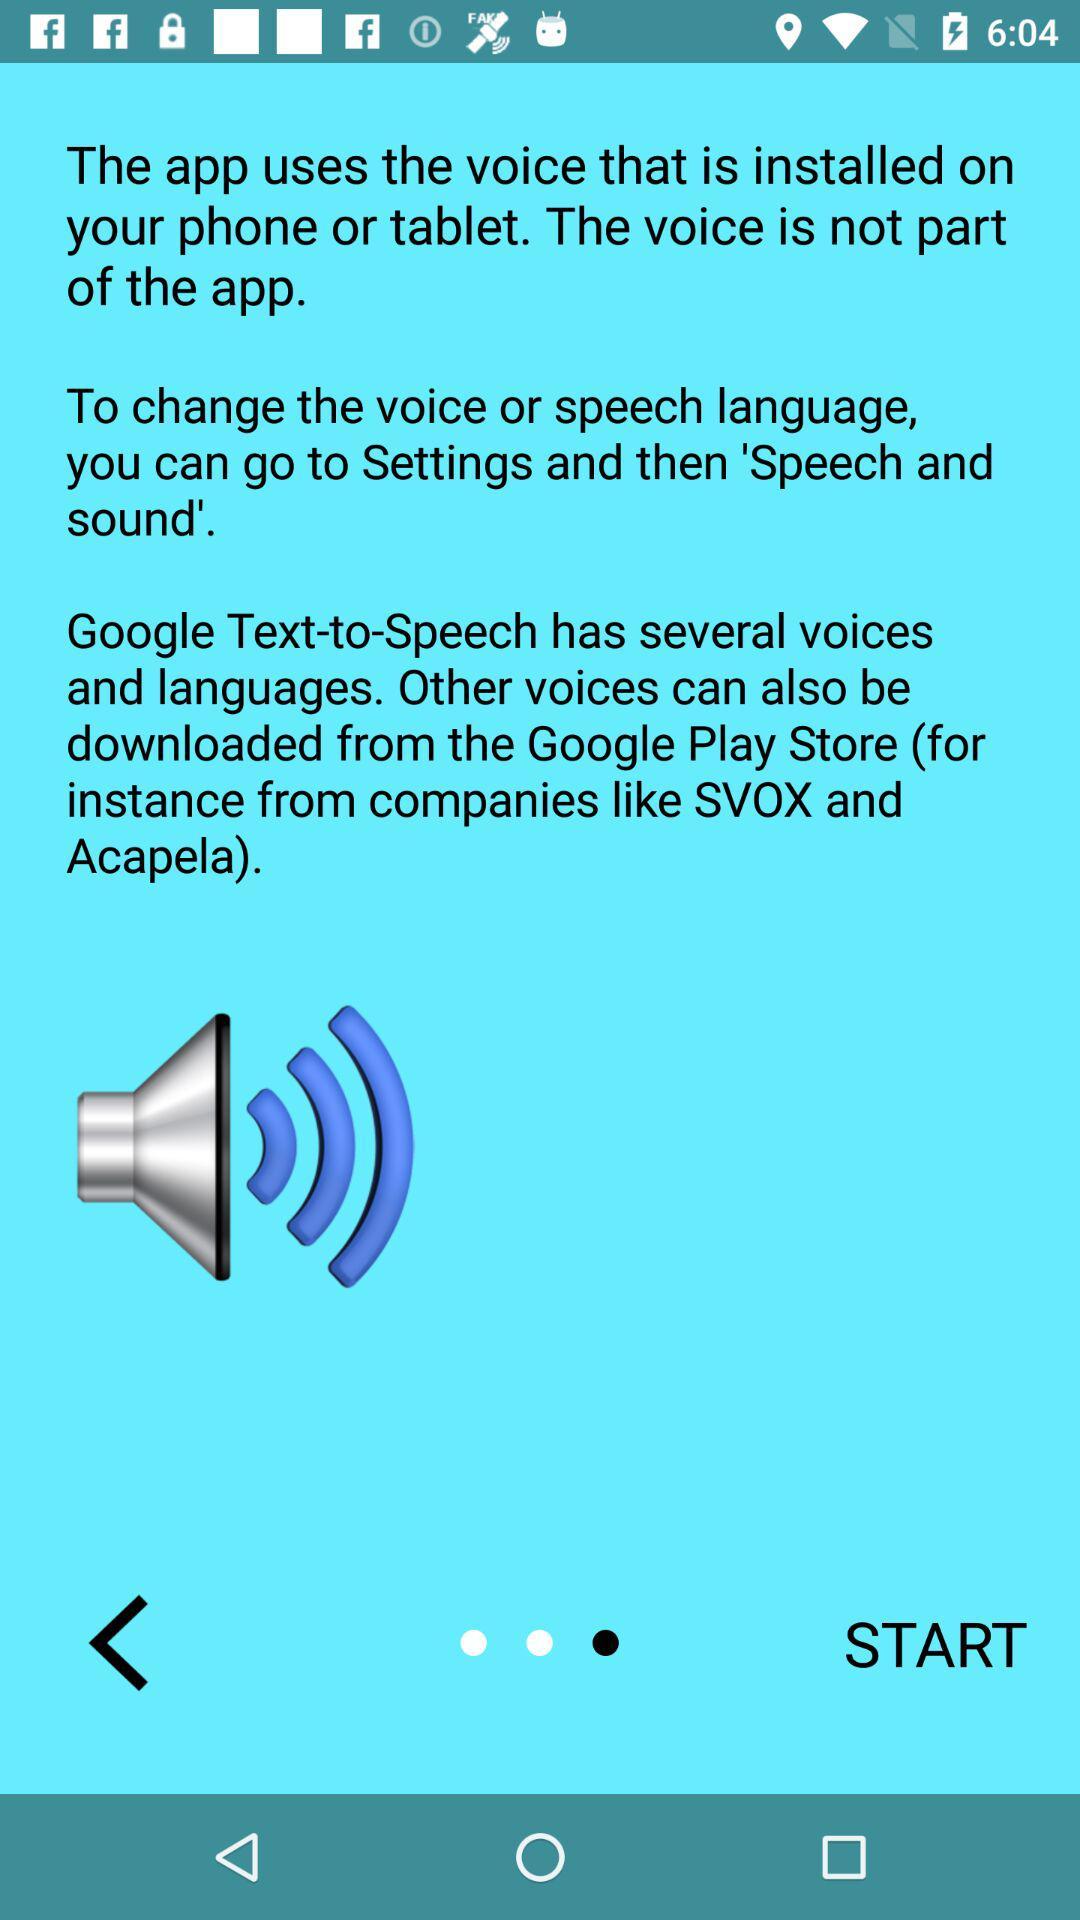 The image size is (1080, 1920). What do you see at coordinates (118, 1642) in the screenshot?
I see `button at the bottom left corner` at bounding box center [118, 1642].